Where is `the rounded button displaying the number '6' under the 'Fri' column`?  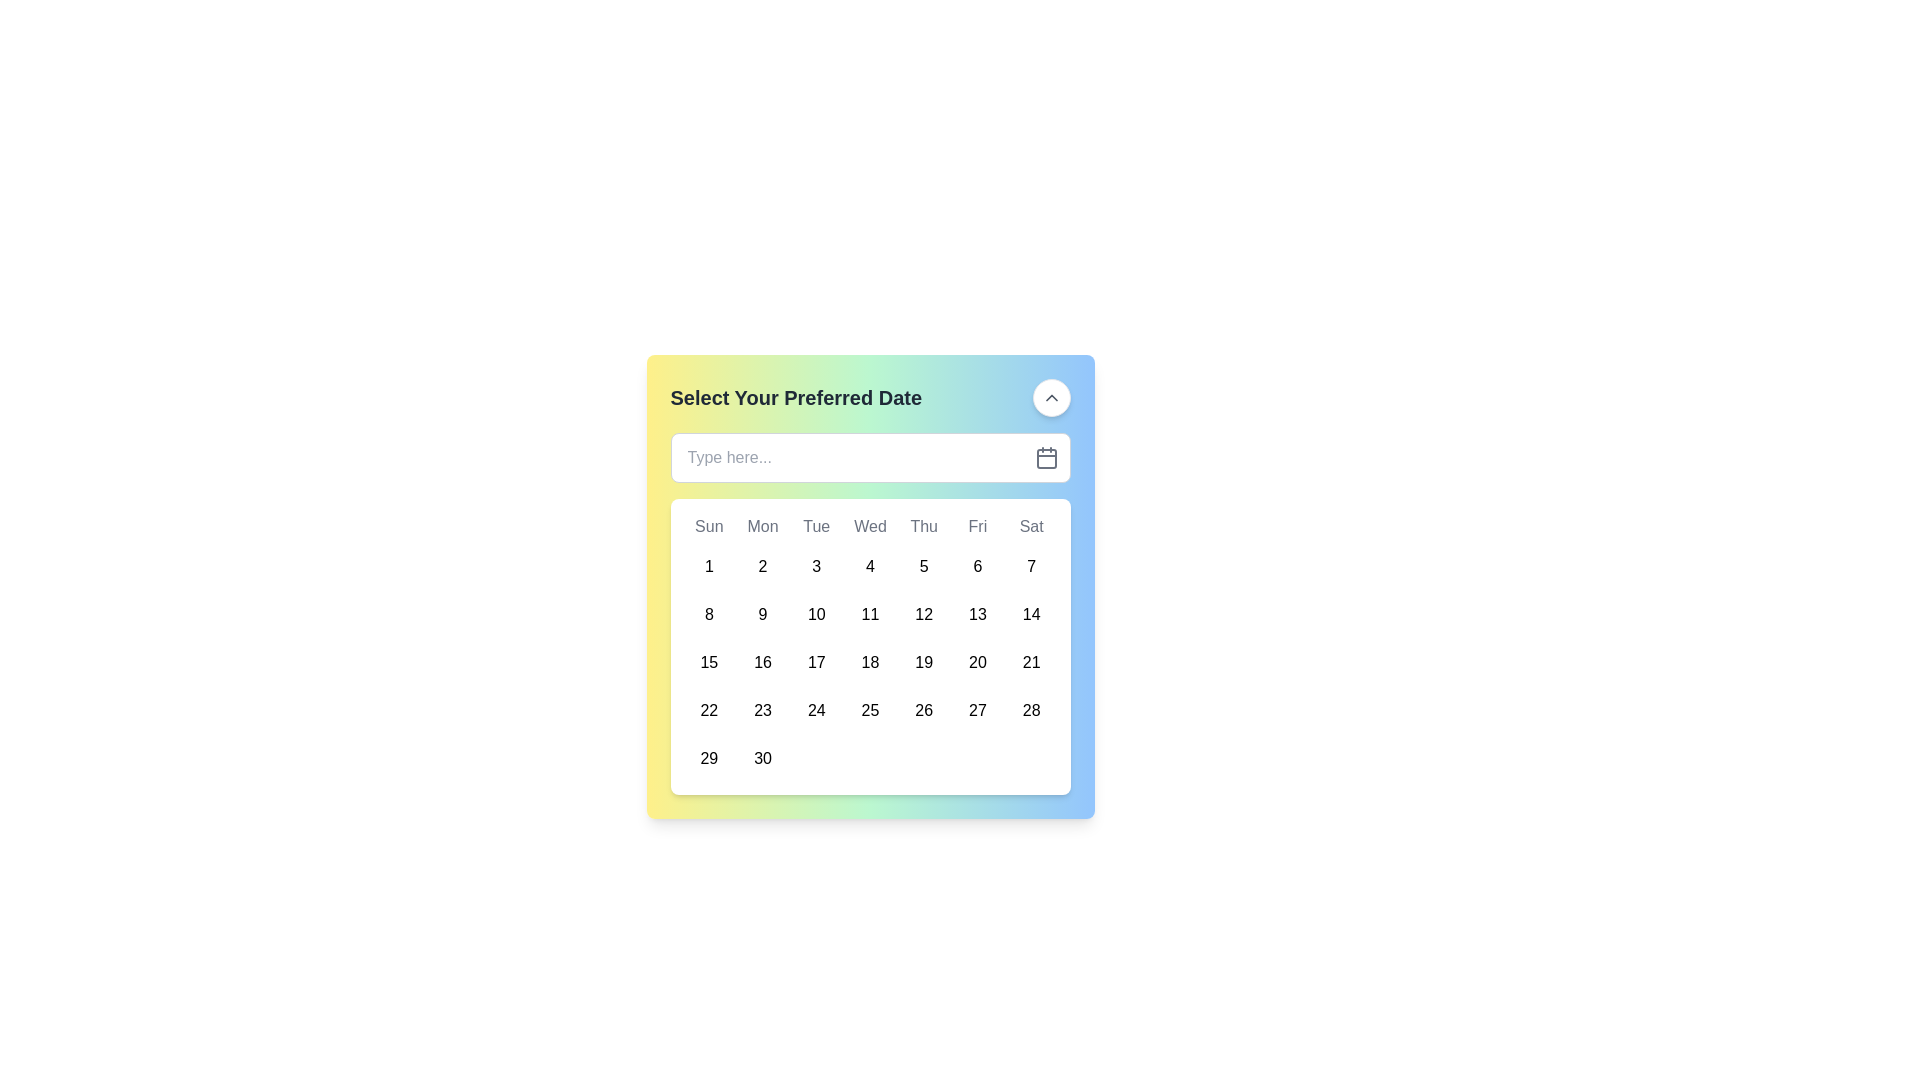
the rounded button displaying the number '6' under the 'Fri' column is located at coordinates (977, 567).